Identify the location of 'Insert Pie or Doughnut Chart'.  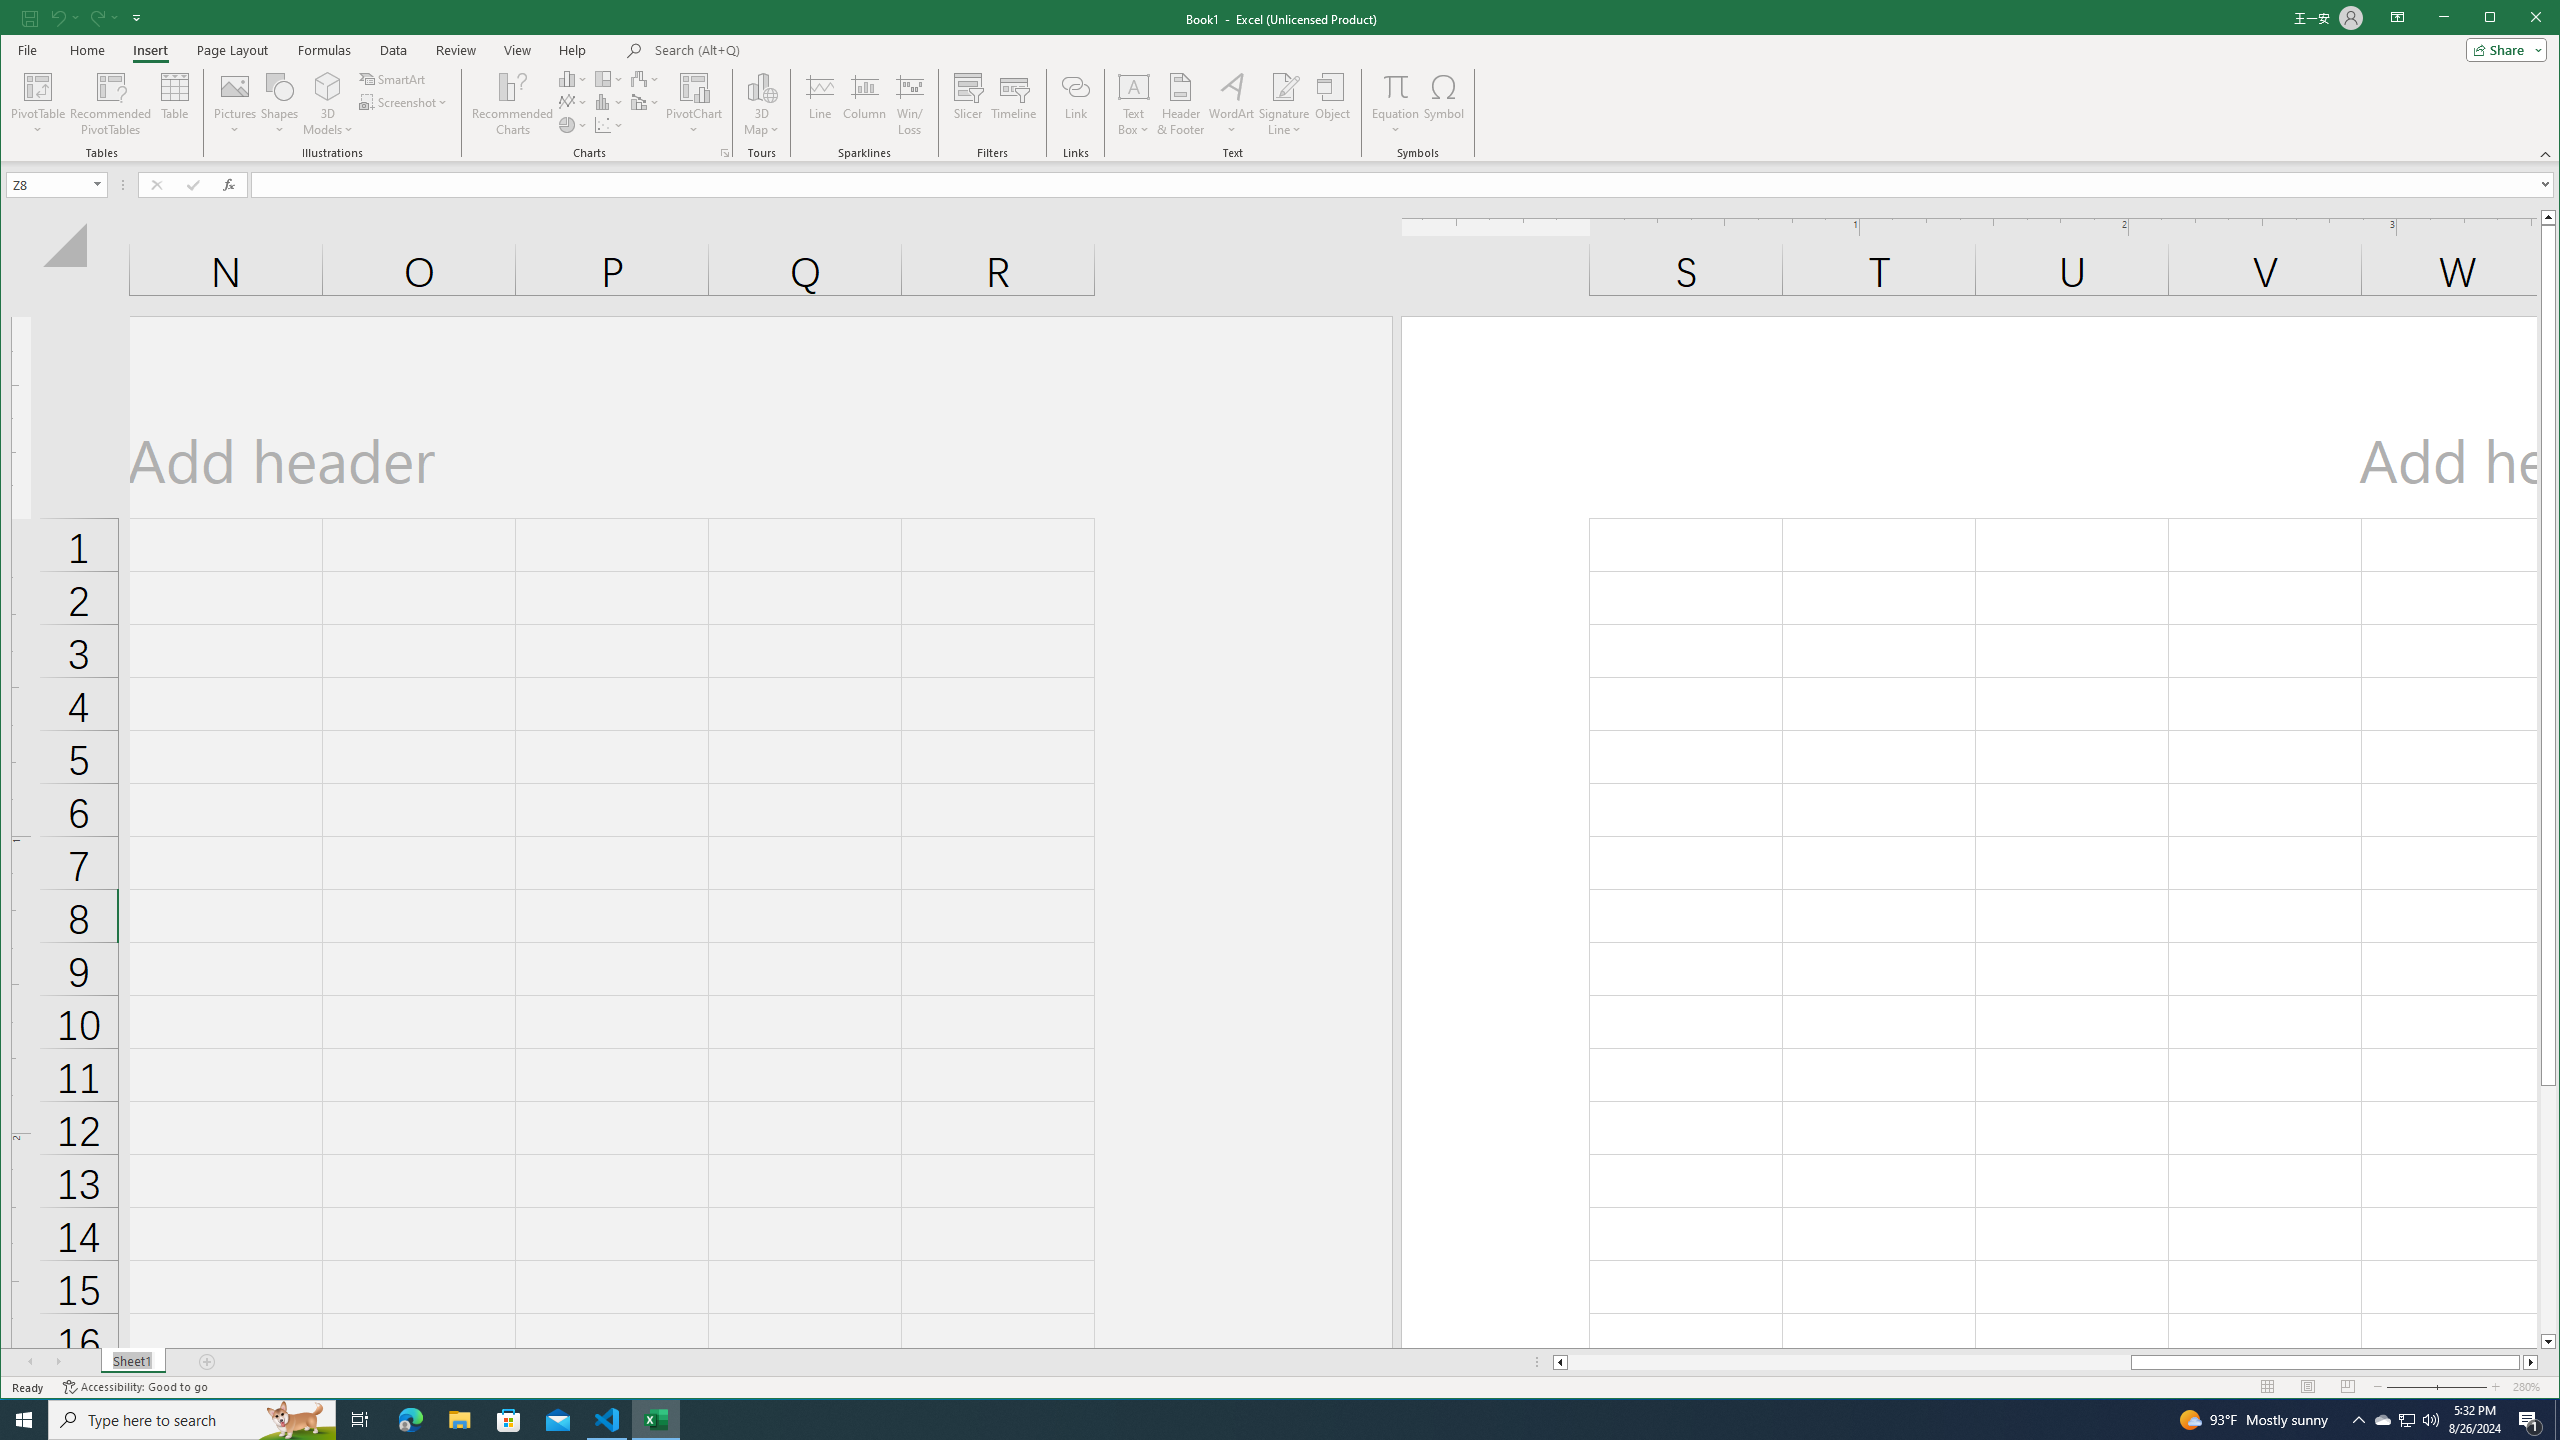
(572, 125).